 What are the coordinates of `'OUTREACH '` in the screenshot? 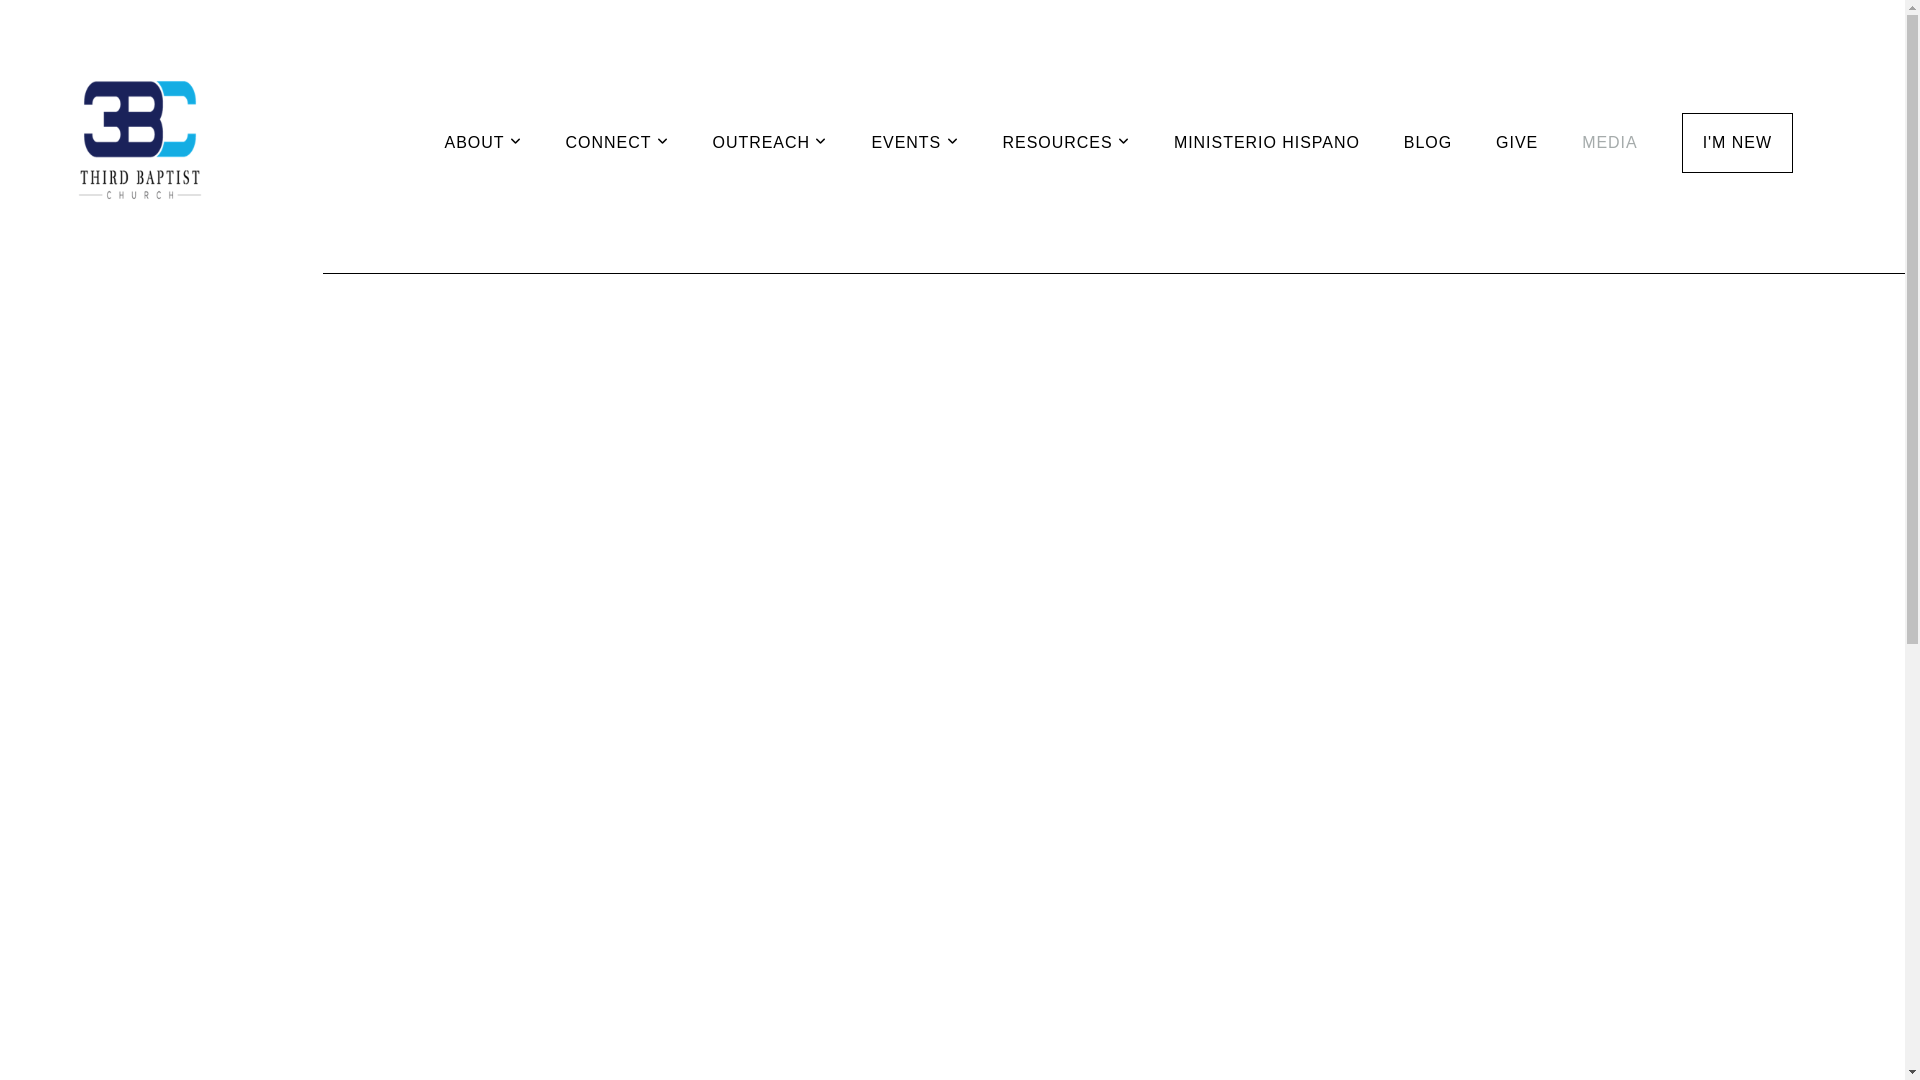 It's located at (769, 141).